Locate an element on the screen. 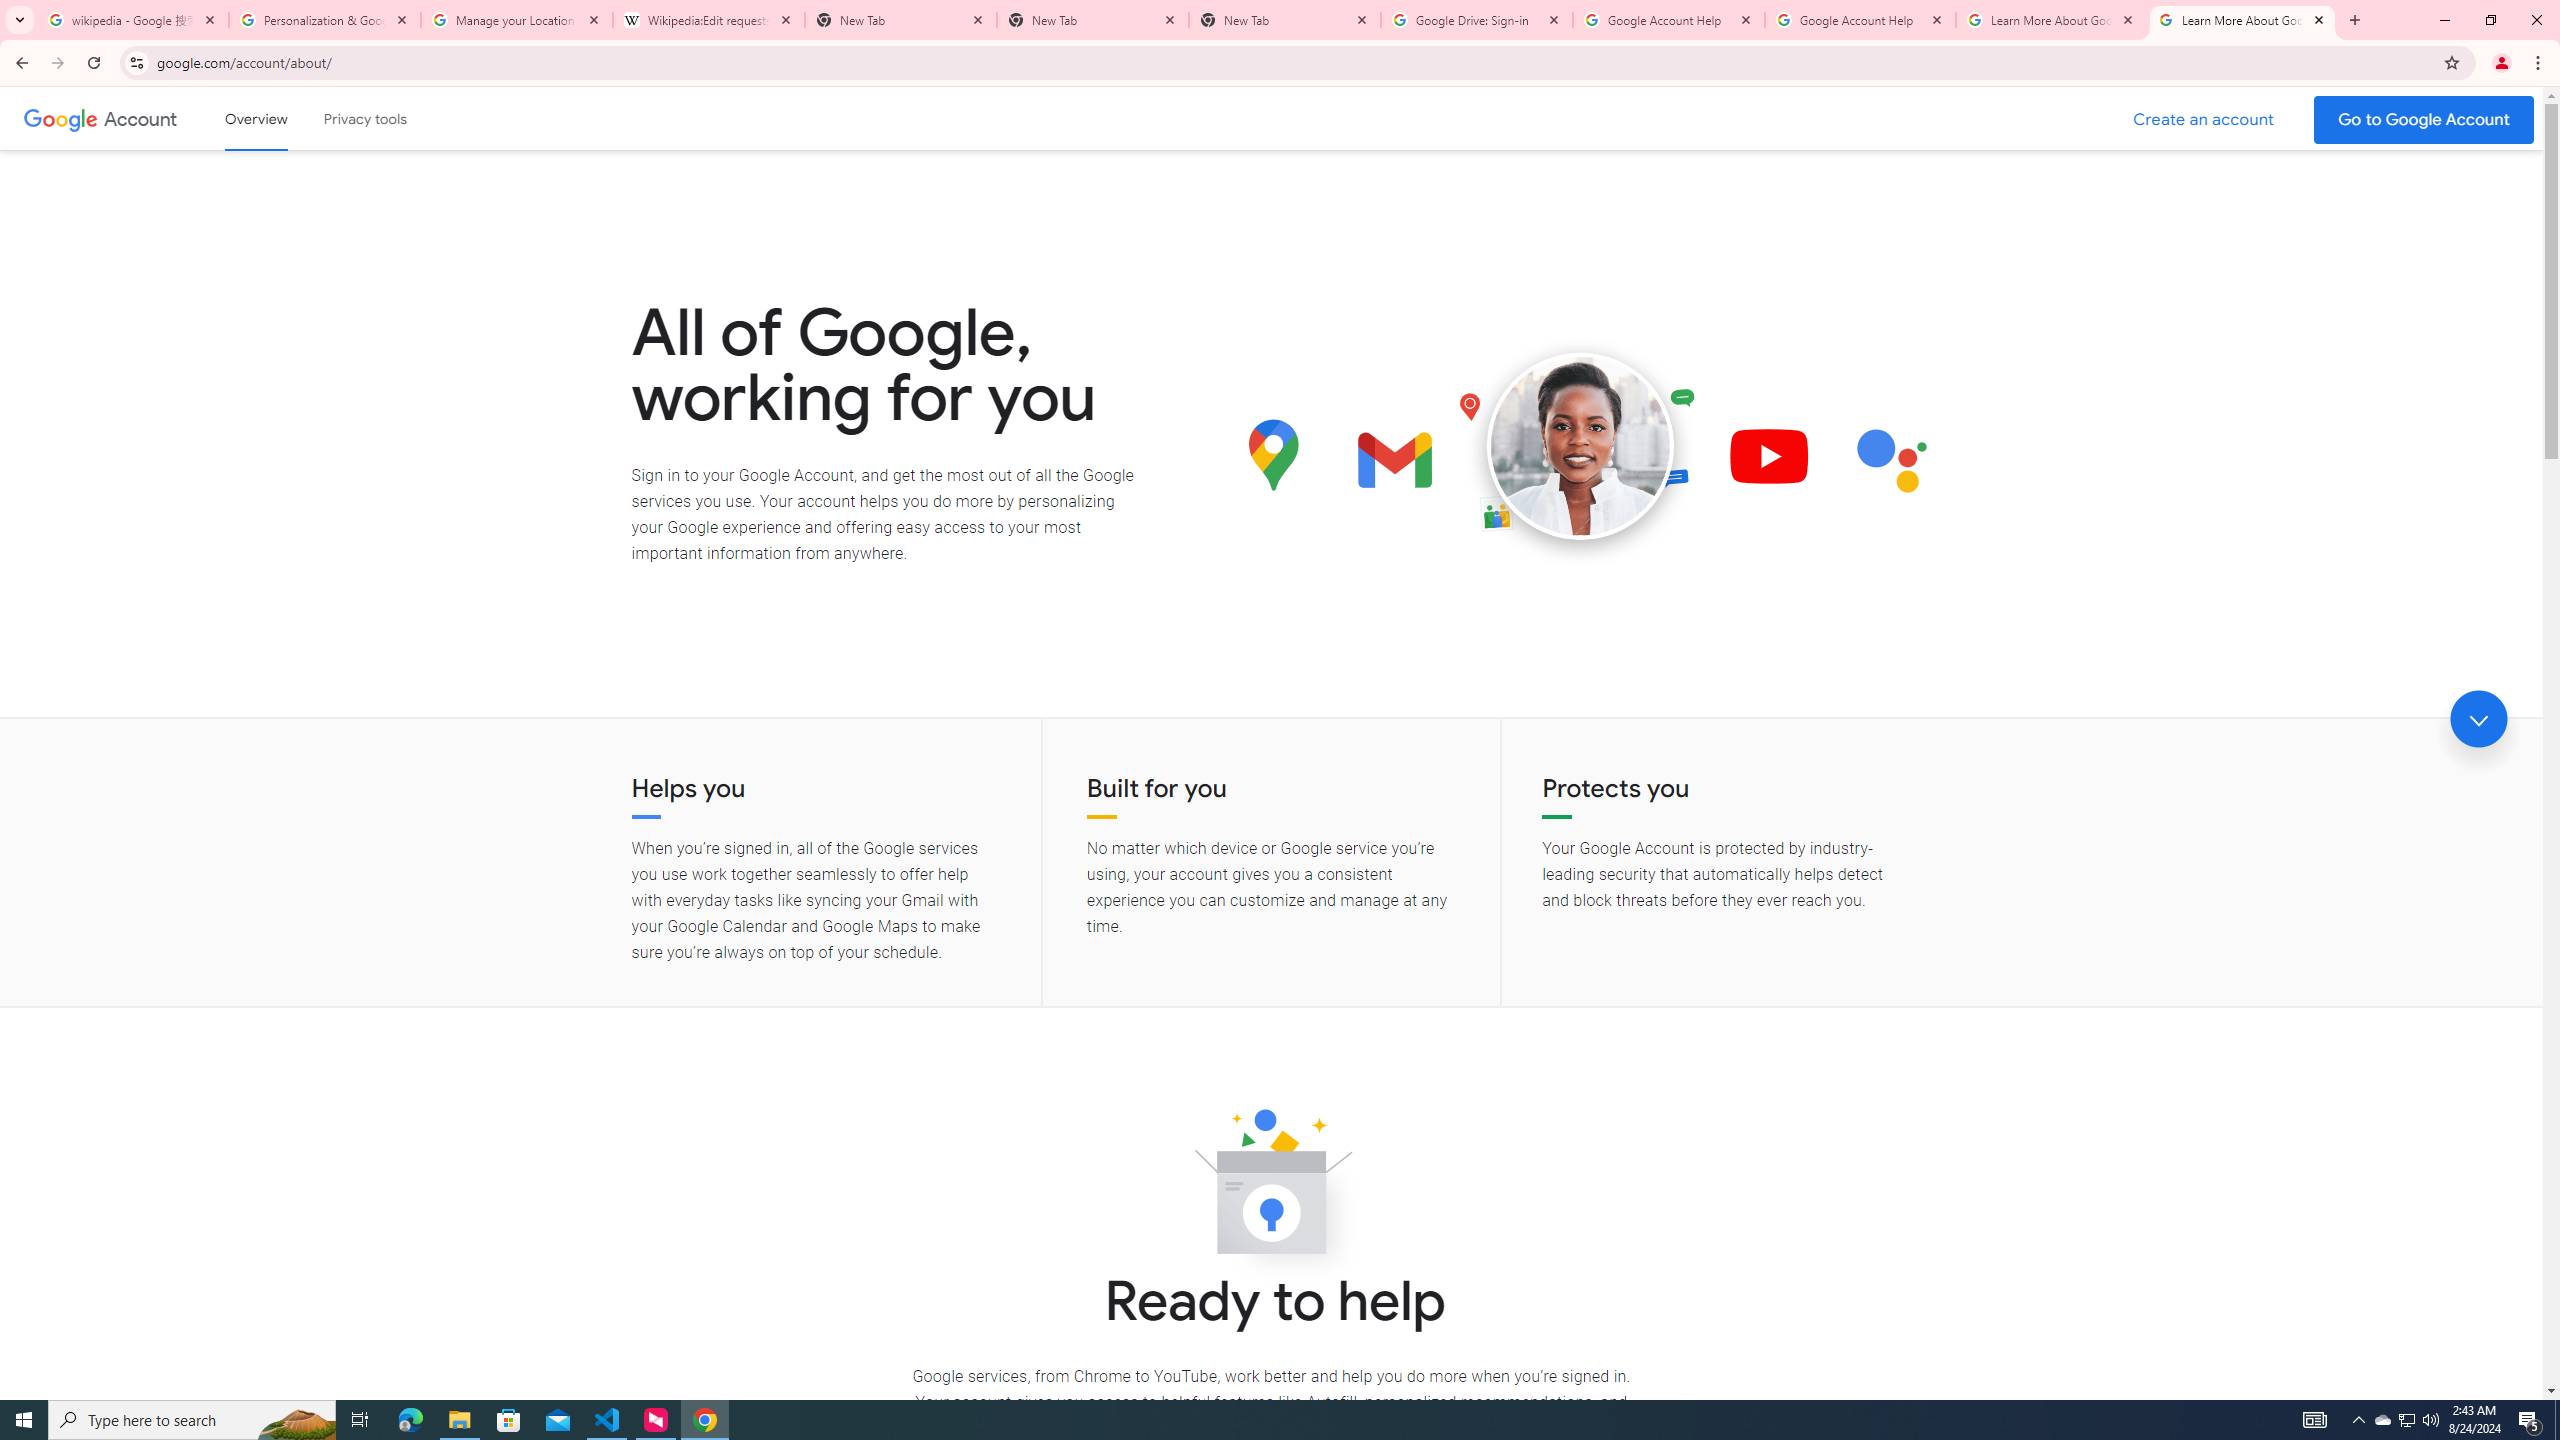  'Go to your Google Account' is located at coordinates (2424, 119).